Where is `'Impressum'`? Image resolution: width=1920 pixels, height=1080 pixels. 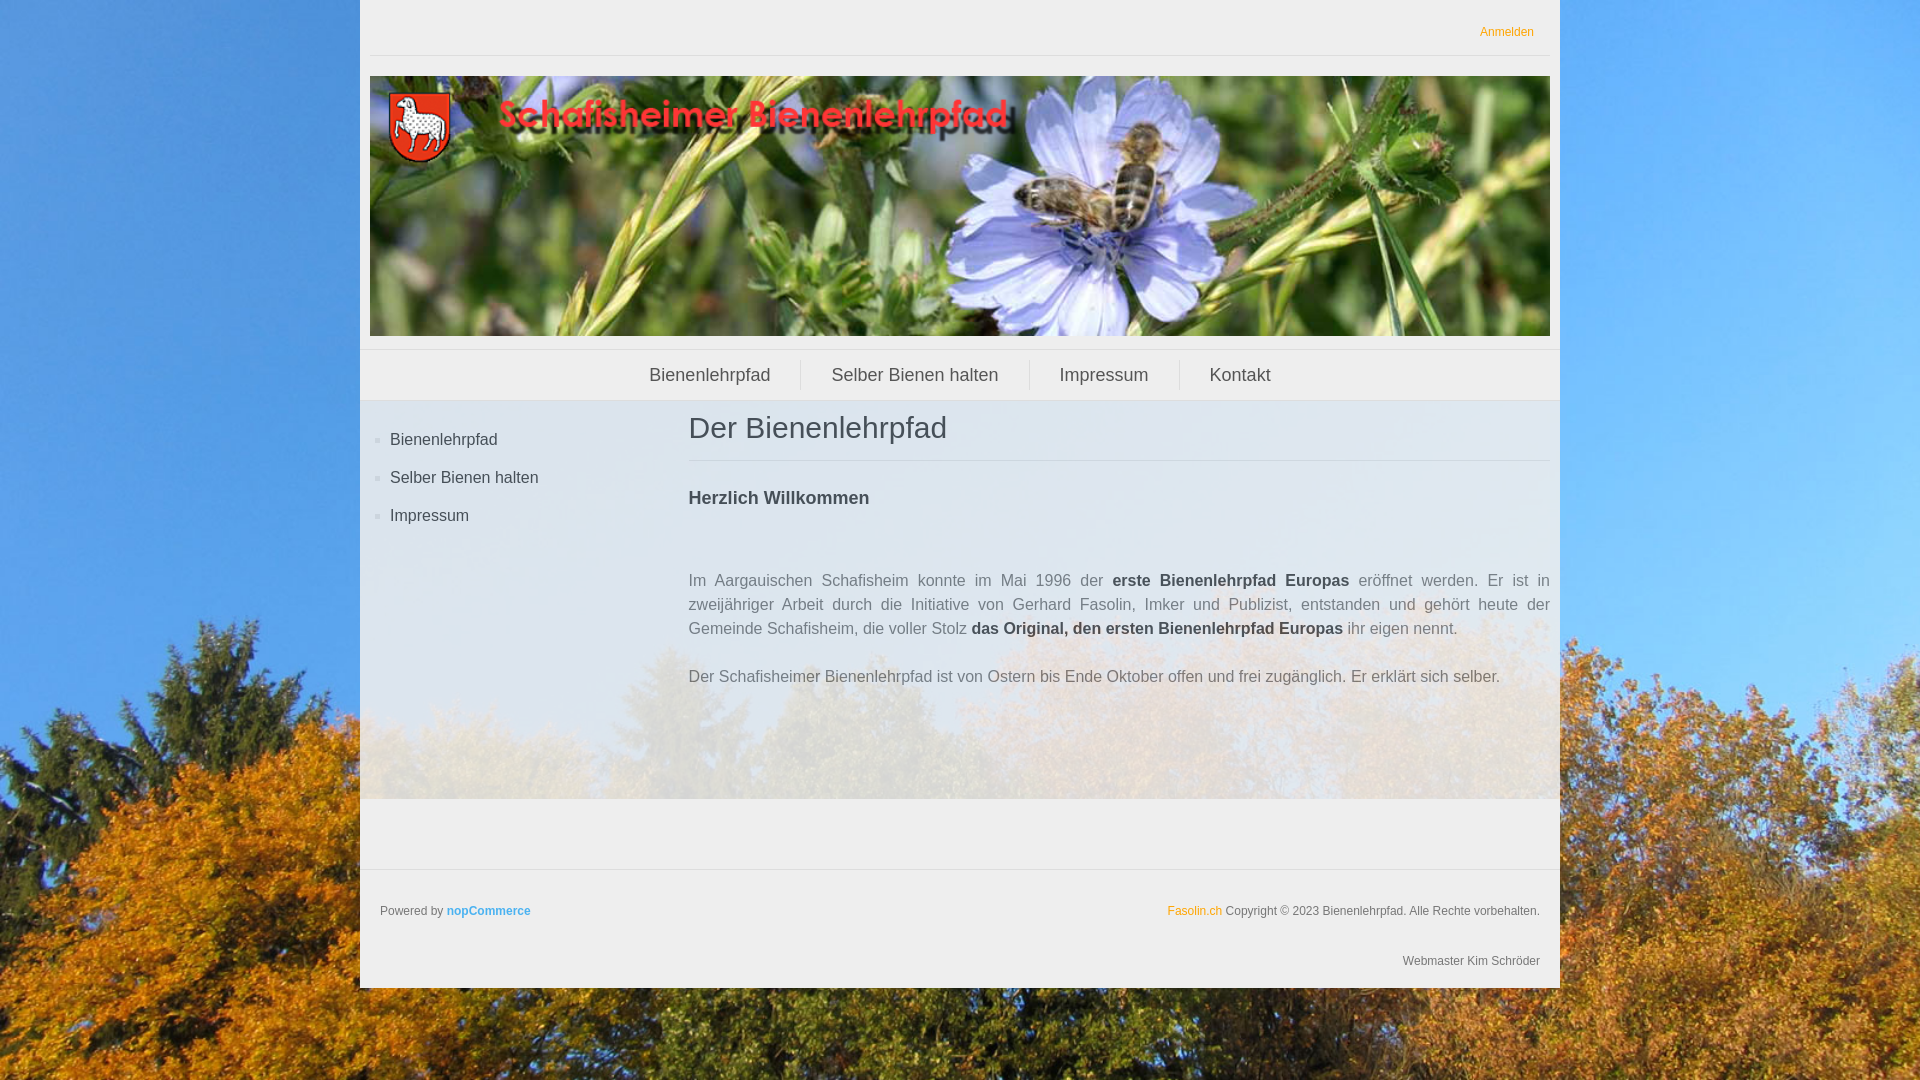 'Impressum' is located at coordinates (1103, 374).